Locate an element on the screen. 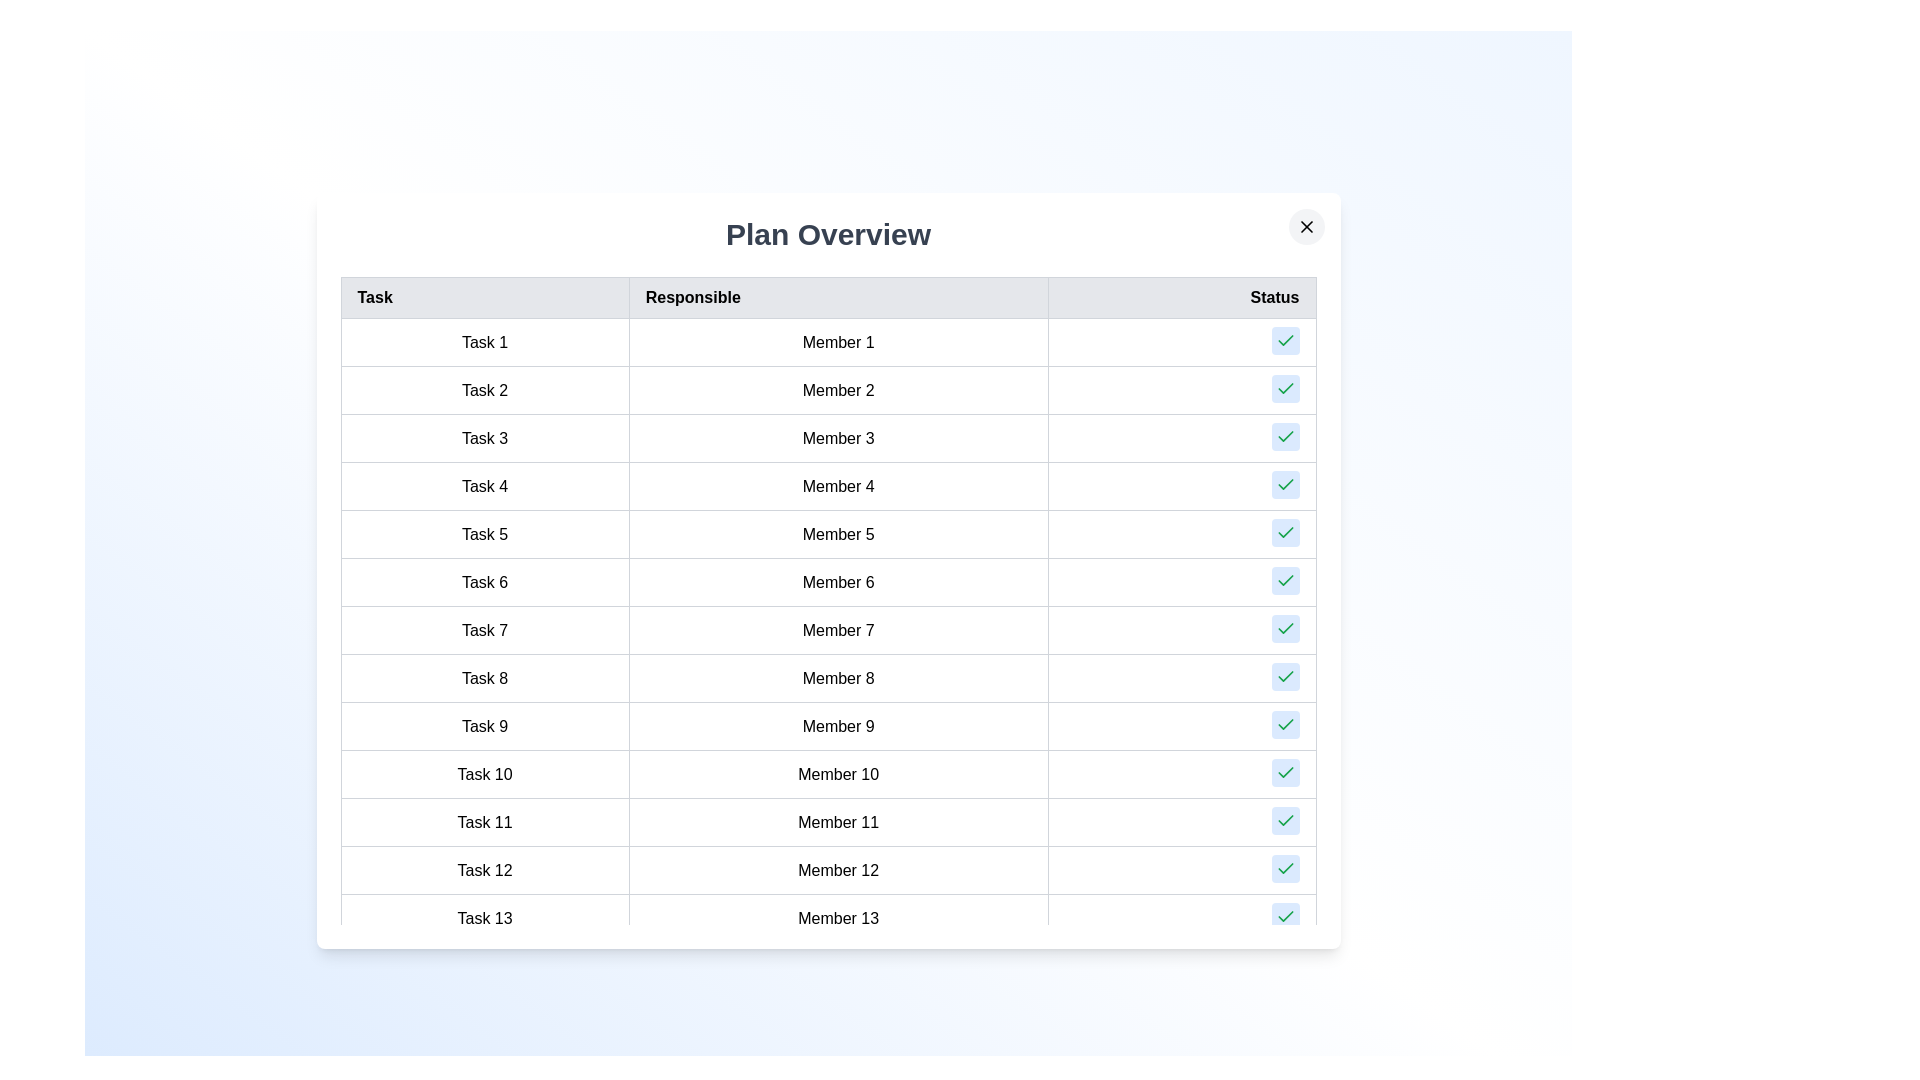 The width and height of the screenshot is (1920, 1080). the 'X' button in the top-right corner of the dialog to close it is located at coordinates (1306, 226).